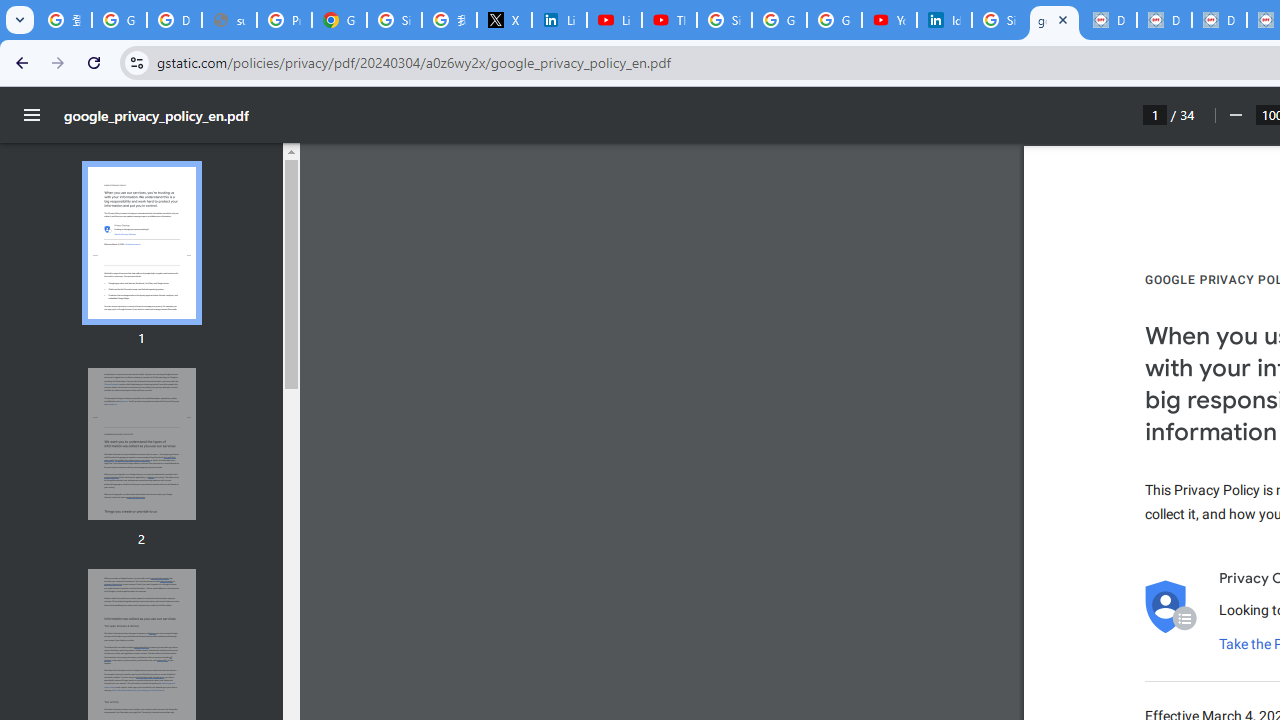  Describe the element at coordinates (1155, 114) in the screenshot. I see `'Page number'` at that location.